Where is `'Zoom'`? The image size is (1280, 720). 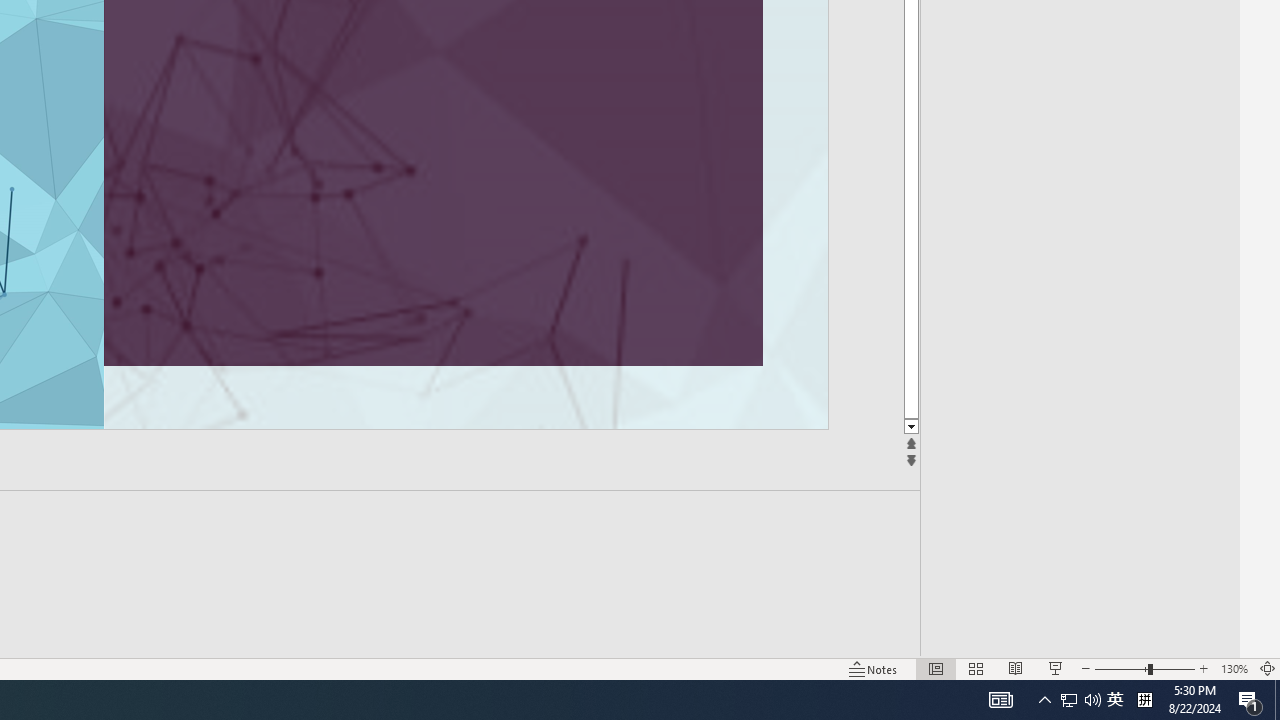 'Zoom' is located at coordinates (1144, 669).